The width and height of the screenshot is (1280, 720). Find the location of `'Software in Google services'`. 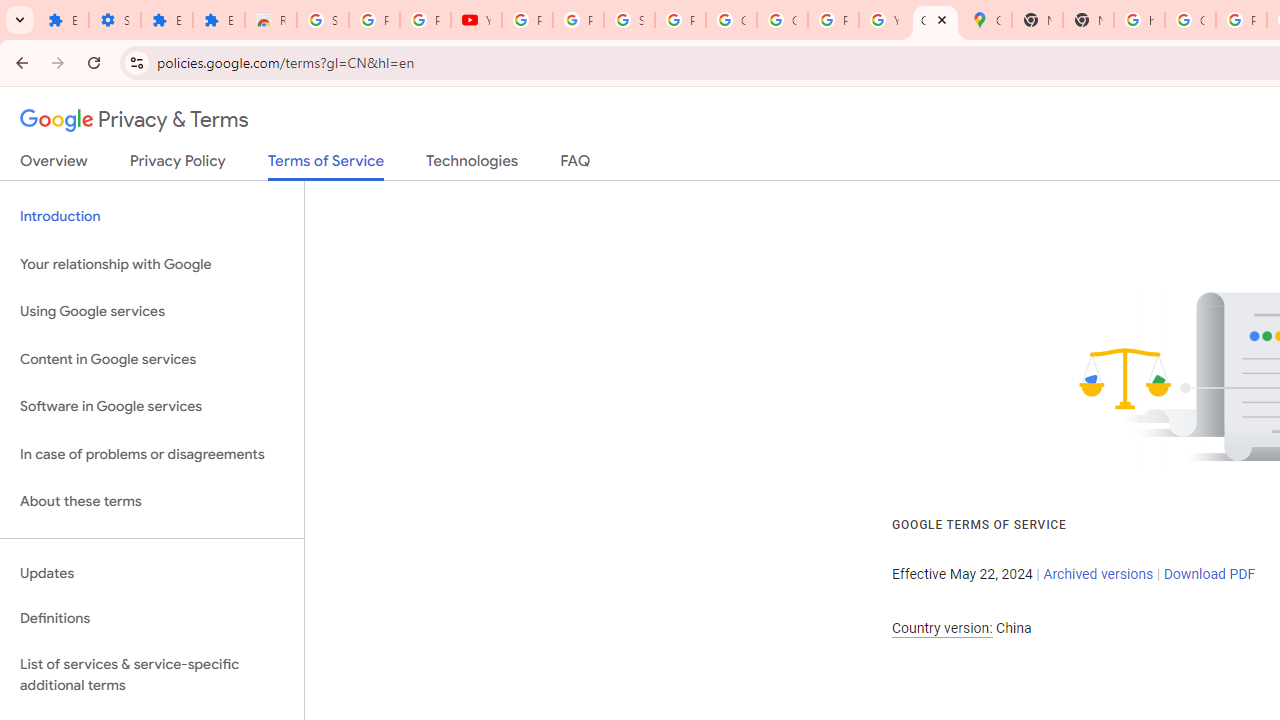

'Software in Google services' is located at coordinates (151, 406).